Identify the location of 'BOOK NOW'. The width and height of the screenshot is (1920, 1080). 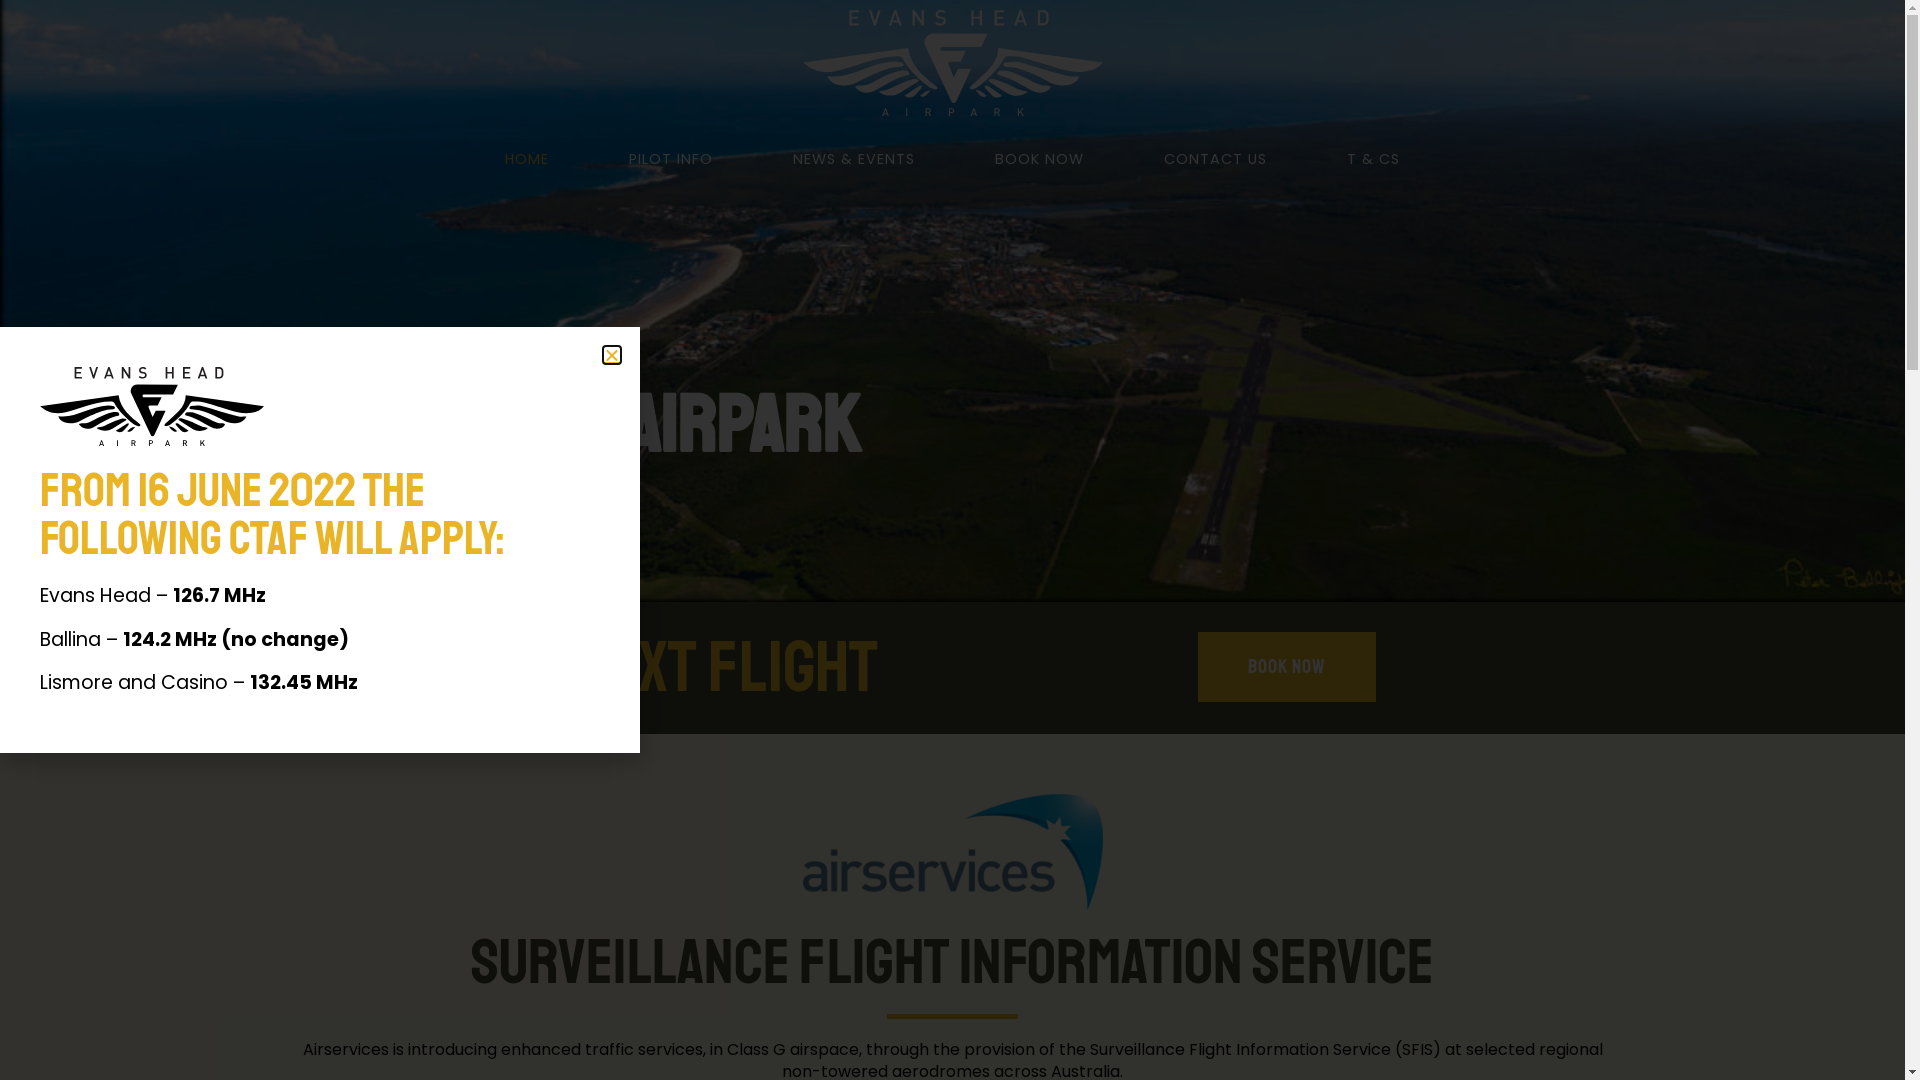
(1039, 157).